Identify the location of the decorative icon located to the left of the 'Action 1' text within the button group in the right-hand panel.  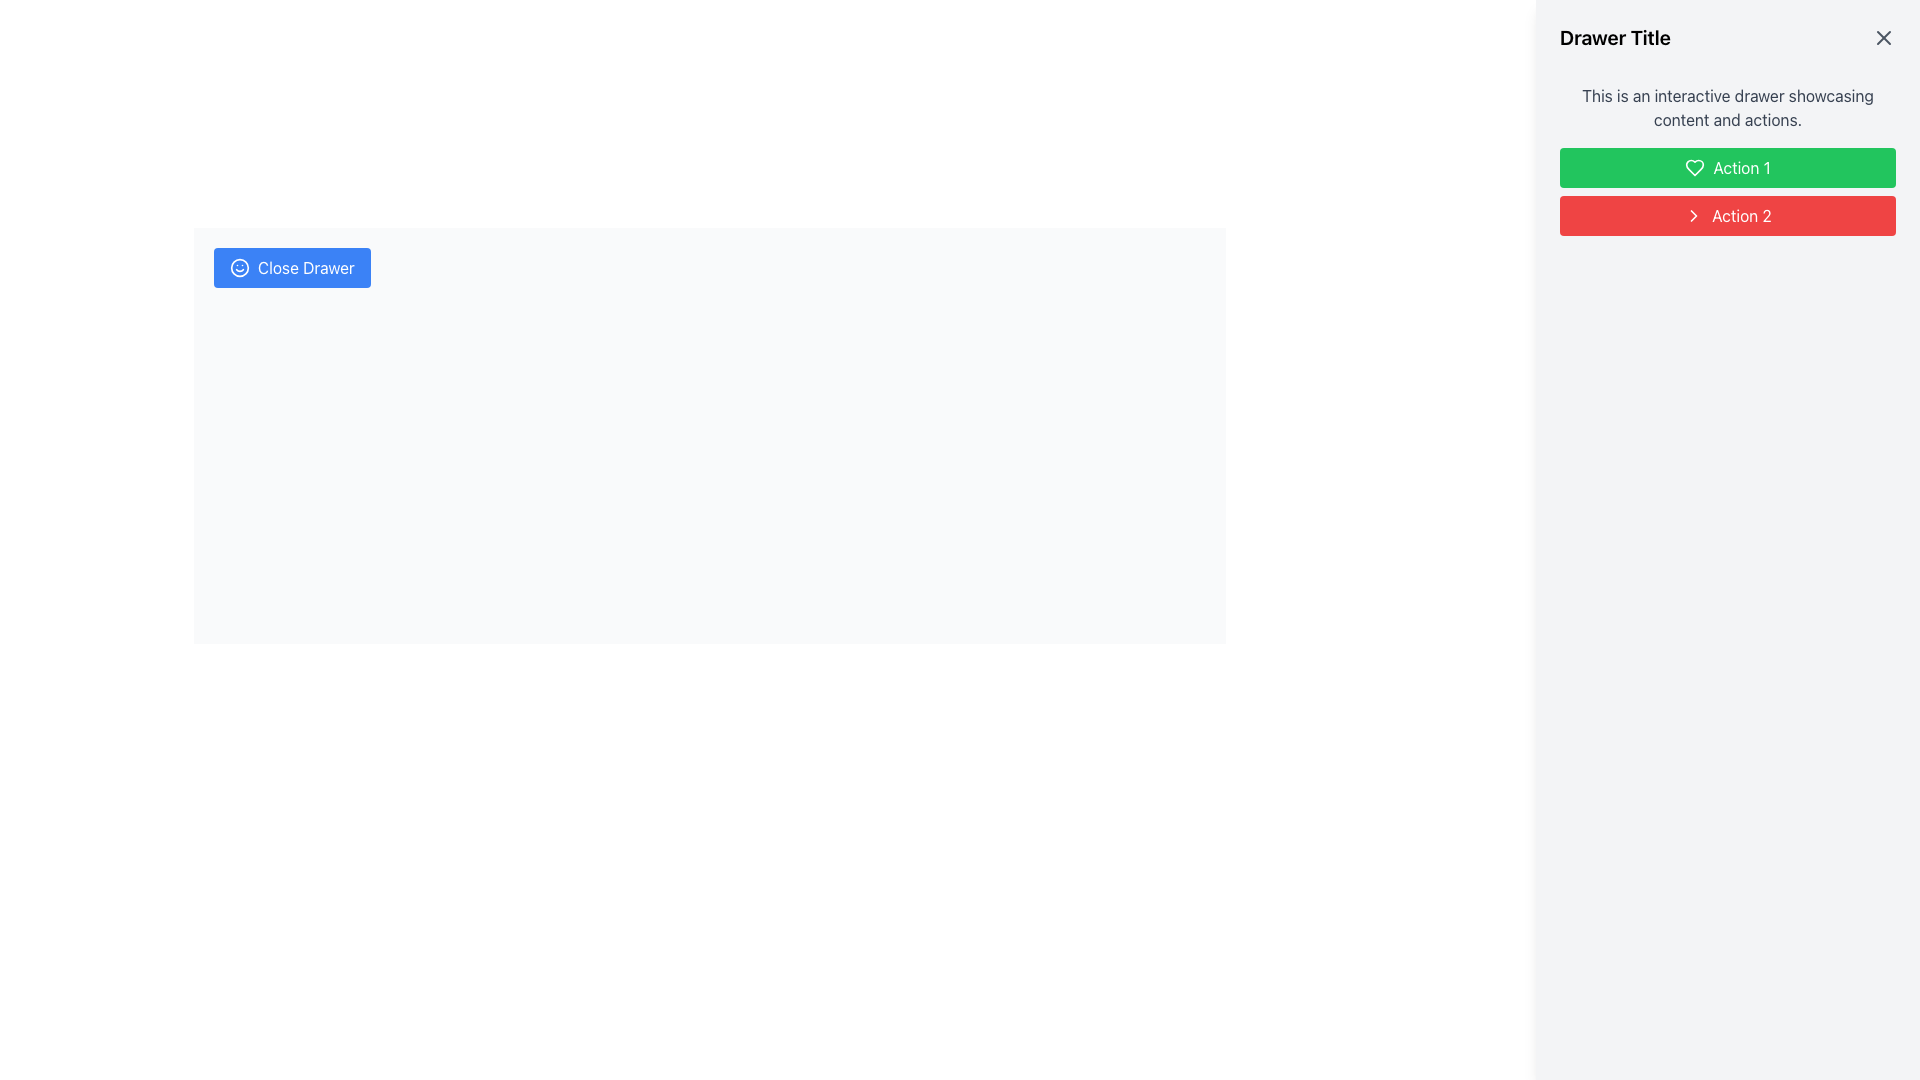
(1694, 167).